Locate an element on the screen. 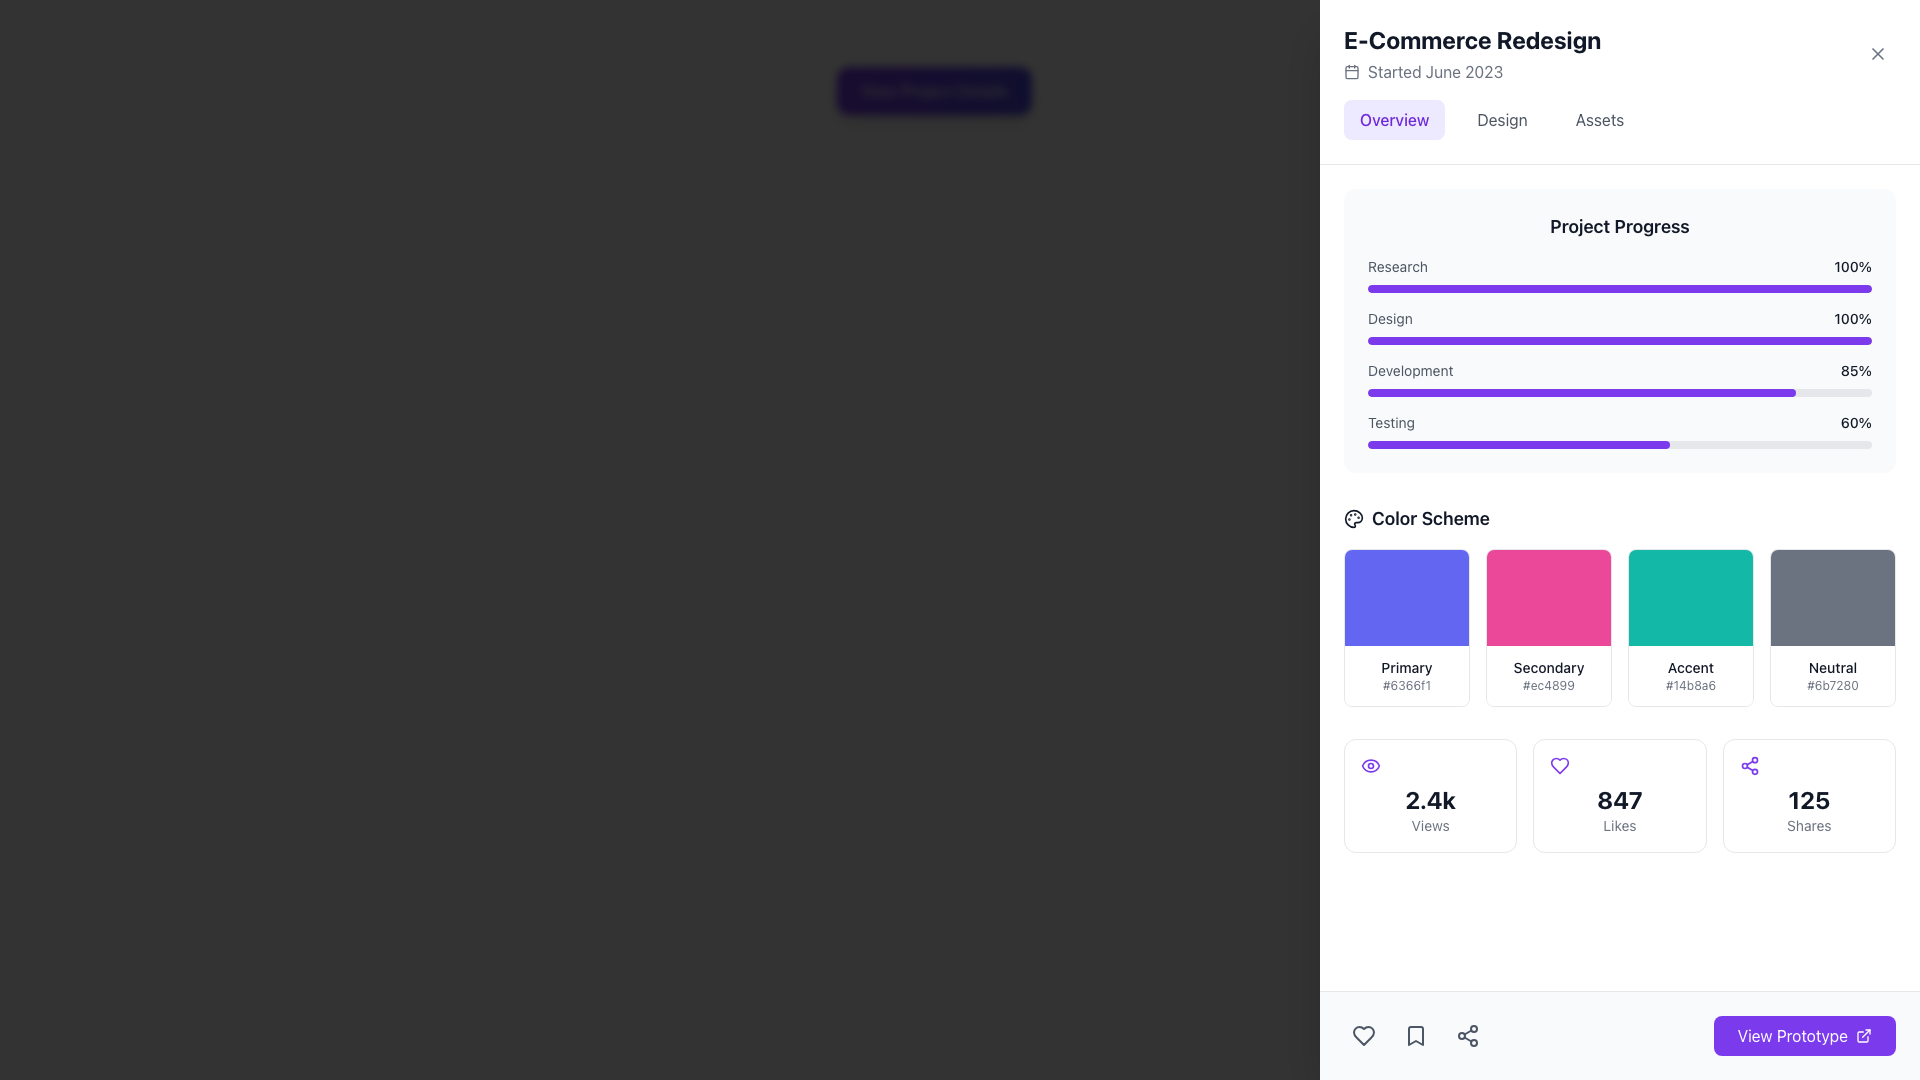 The width and height of the screenshot is (1920, 1080). the text label displaying 'Primary' in a dark gray color, which is positioned above the color code '#6366f1' within the card labeled 'Primary#6366f1' is located at coordinates (1405, 667).